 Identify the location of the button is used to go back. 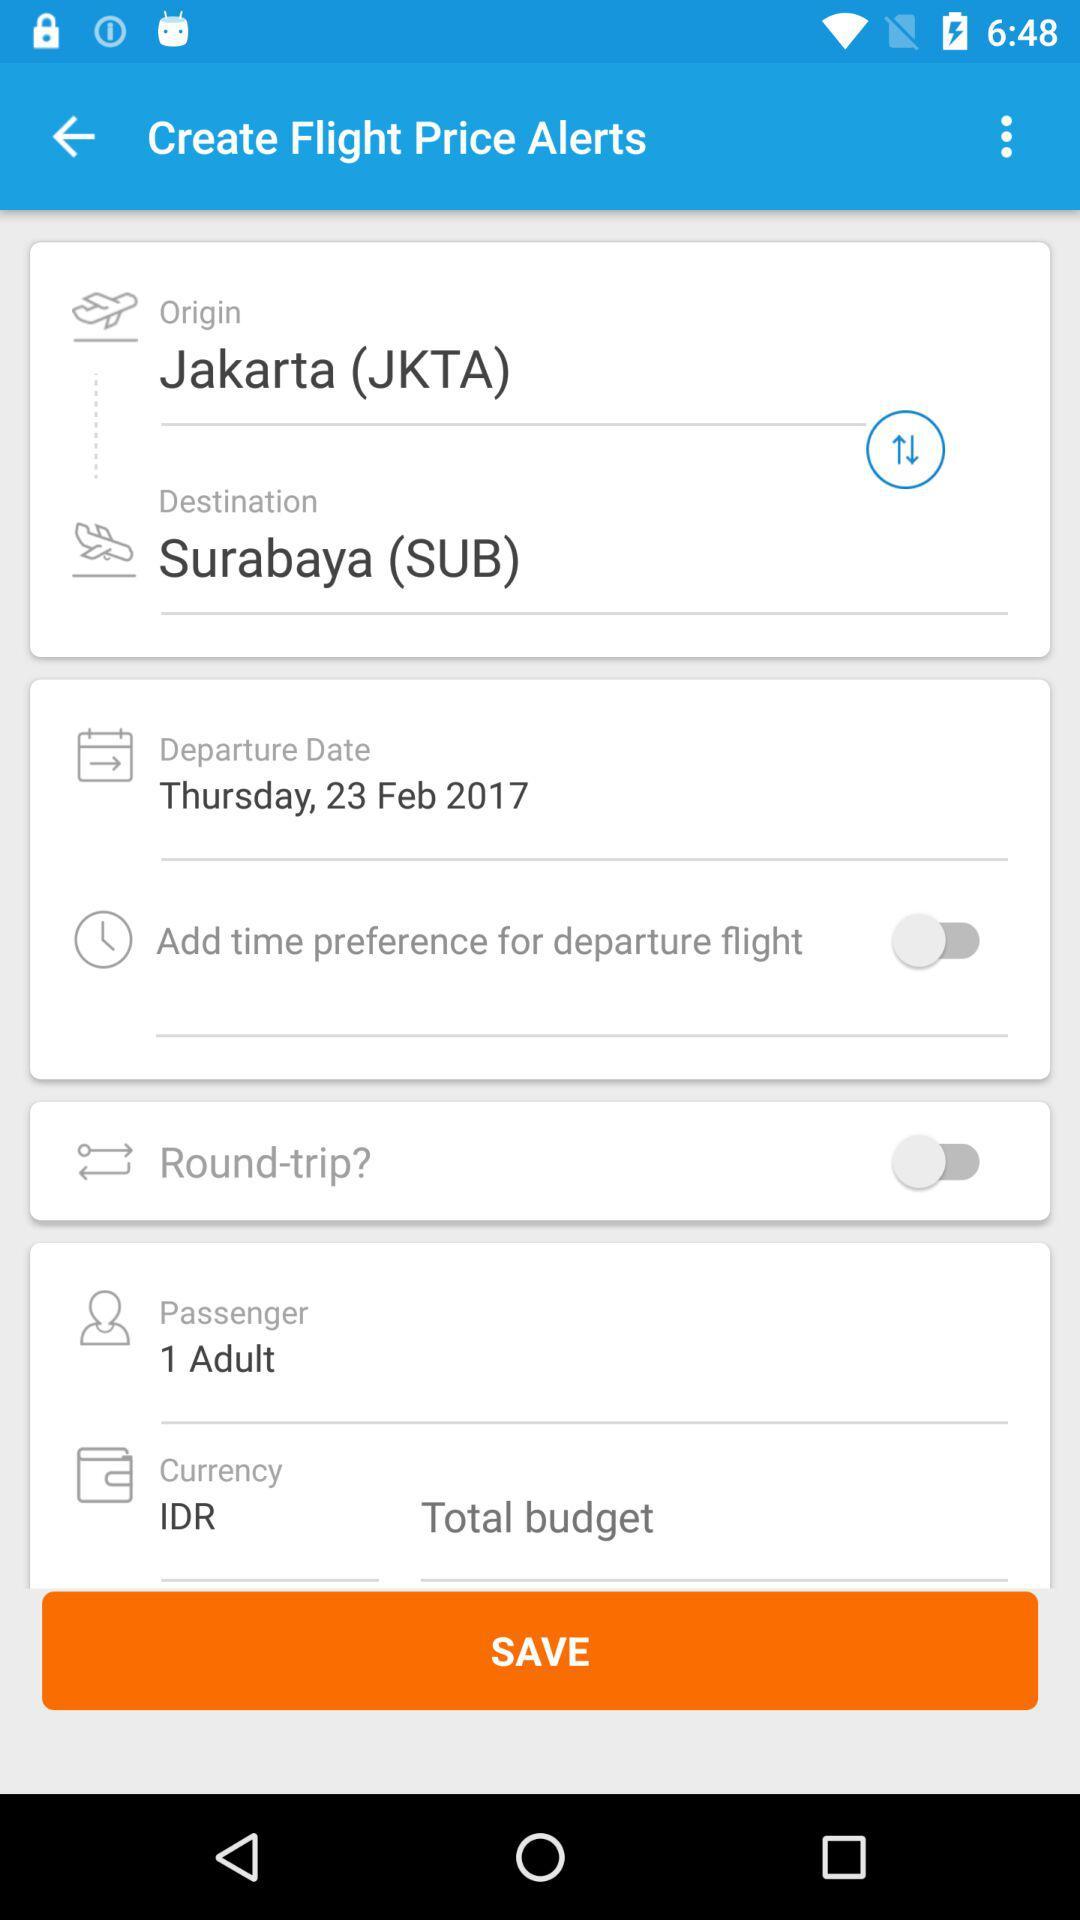
(72, 135).